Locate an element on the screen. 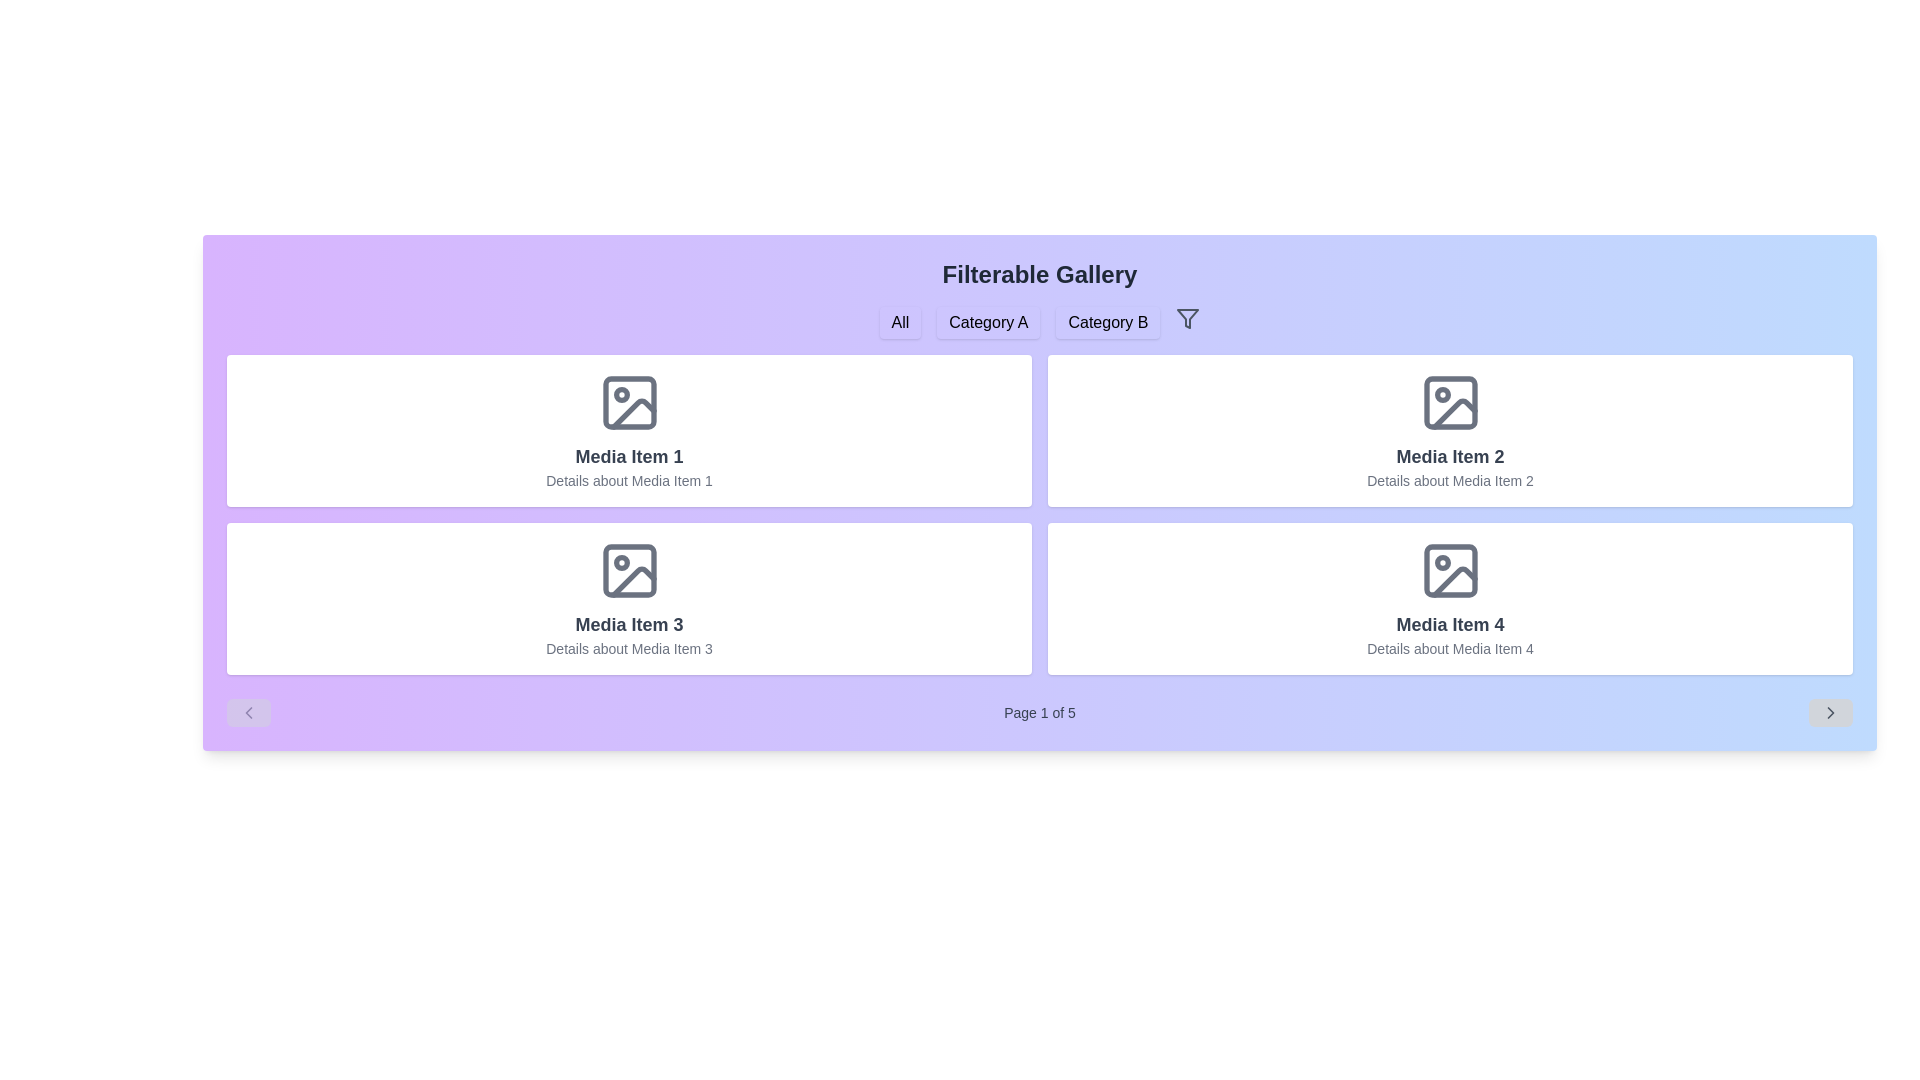  icon of the media item display card located at the top-left corner of the grid layout, which includes a title, description, and icon is located at coordinates (628, 430).